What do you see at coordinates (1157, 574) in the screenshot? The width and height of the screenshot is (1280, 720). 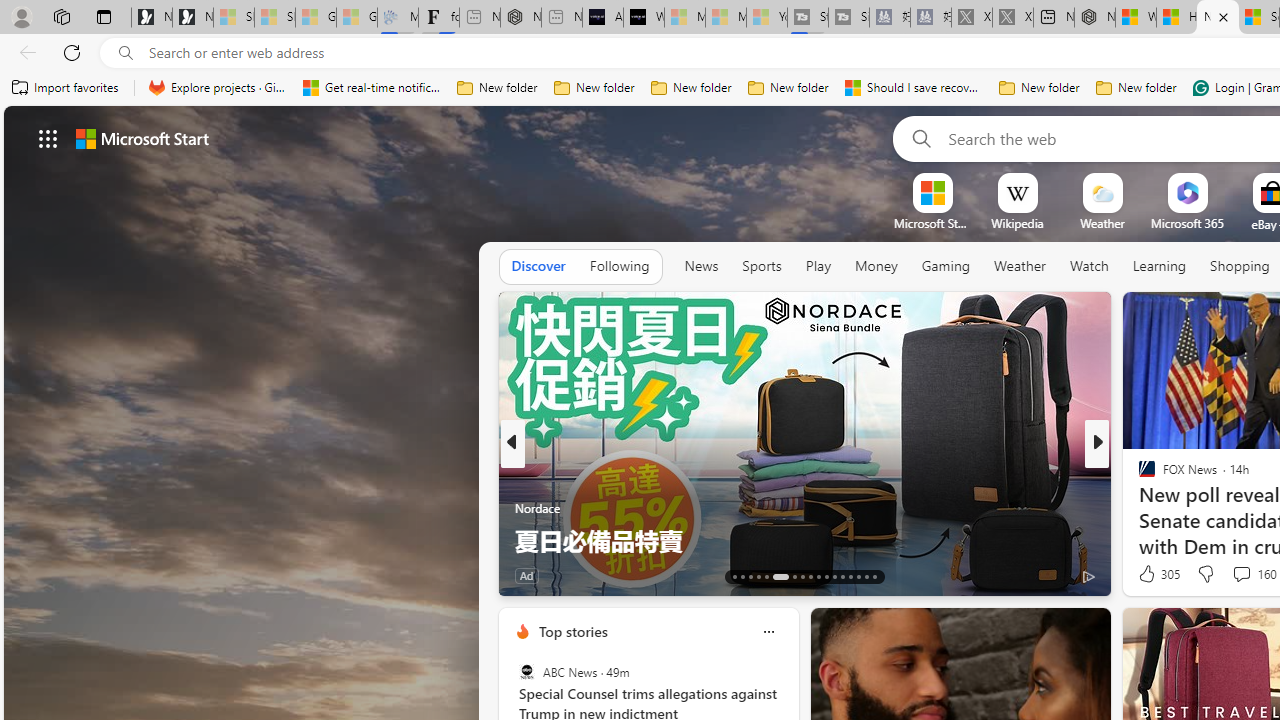 I see `'305 Like'` at bounding box center [1157, 574].